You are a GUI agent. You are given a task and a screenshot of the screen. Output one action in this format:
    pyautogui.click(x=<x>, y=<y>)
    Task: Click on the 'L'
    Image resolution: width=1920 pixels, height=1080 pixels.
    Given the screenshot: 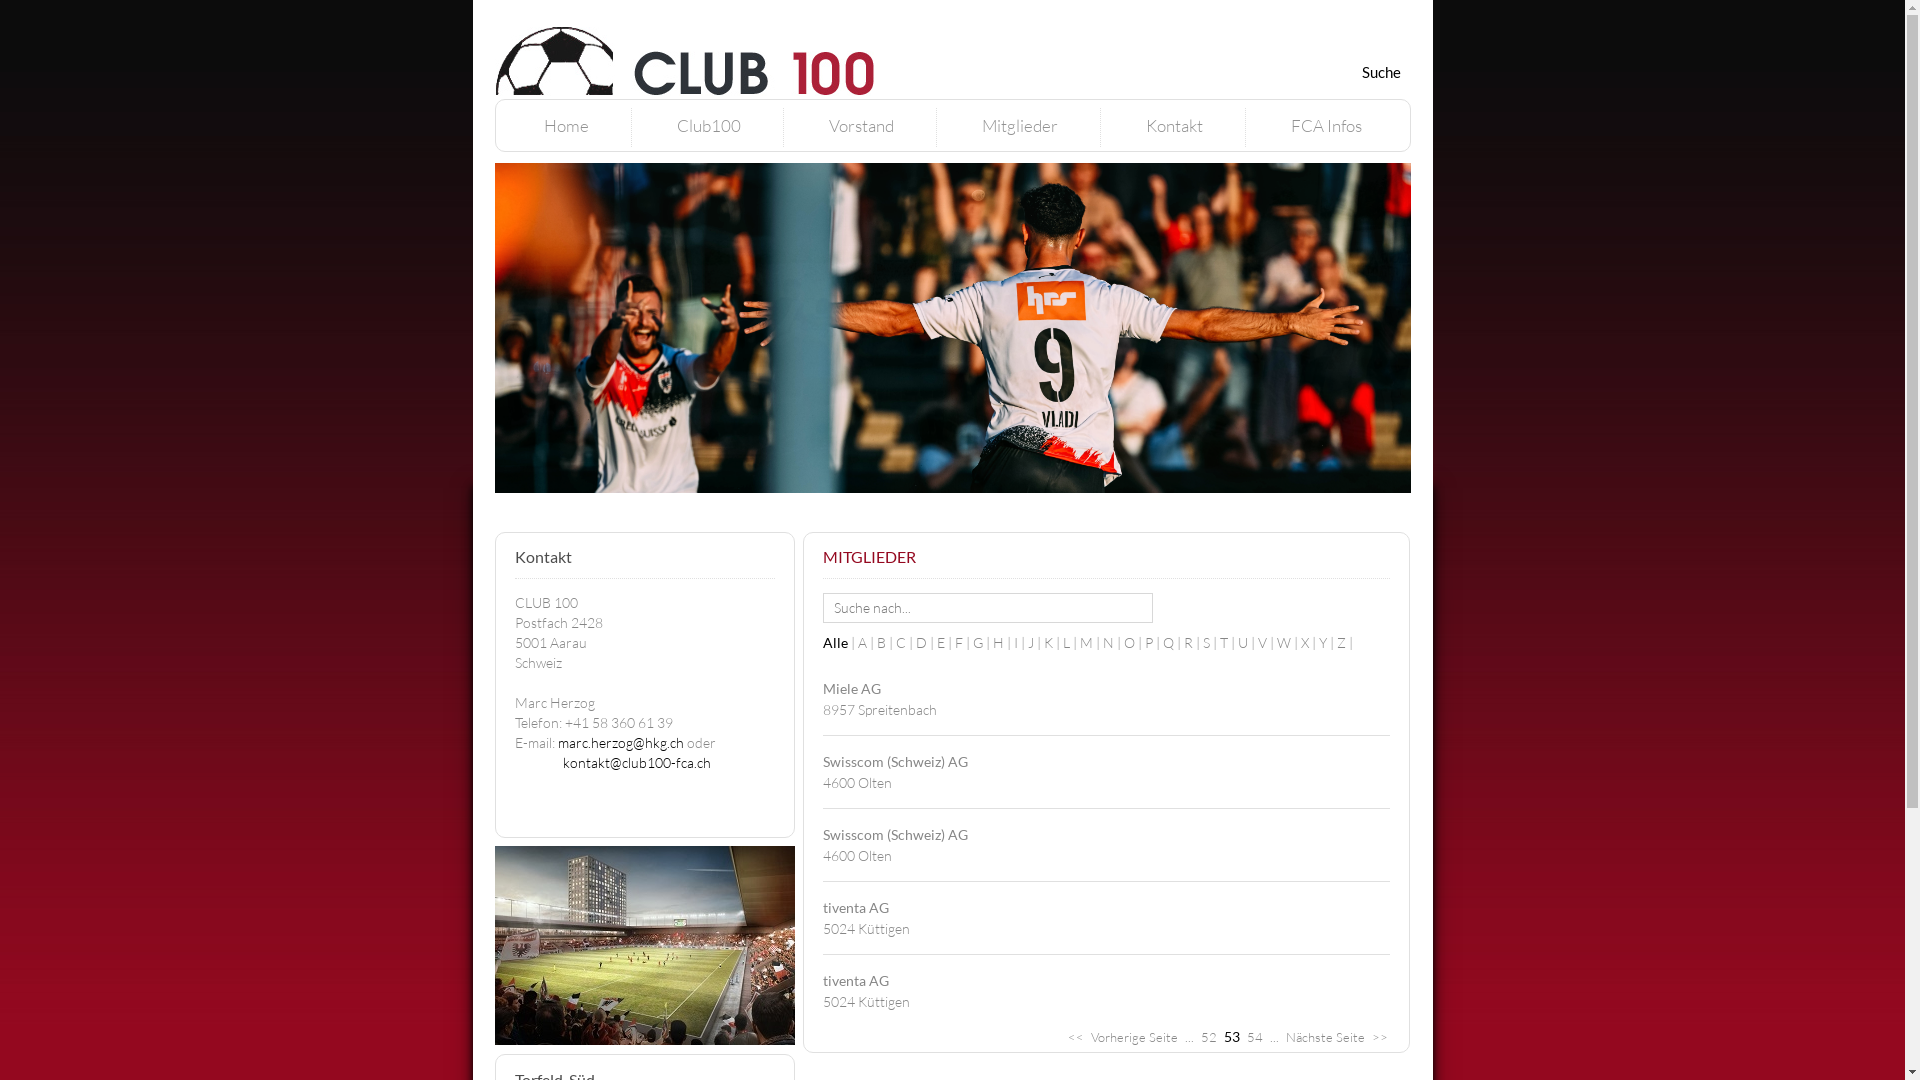 What is the action you would take?
    pyautogui.click(x=1069, y=642)
    